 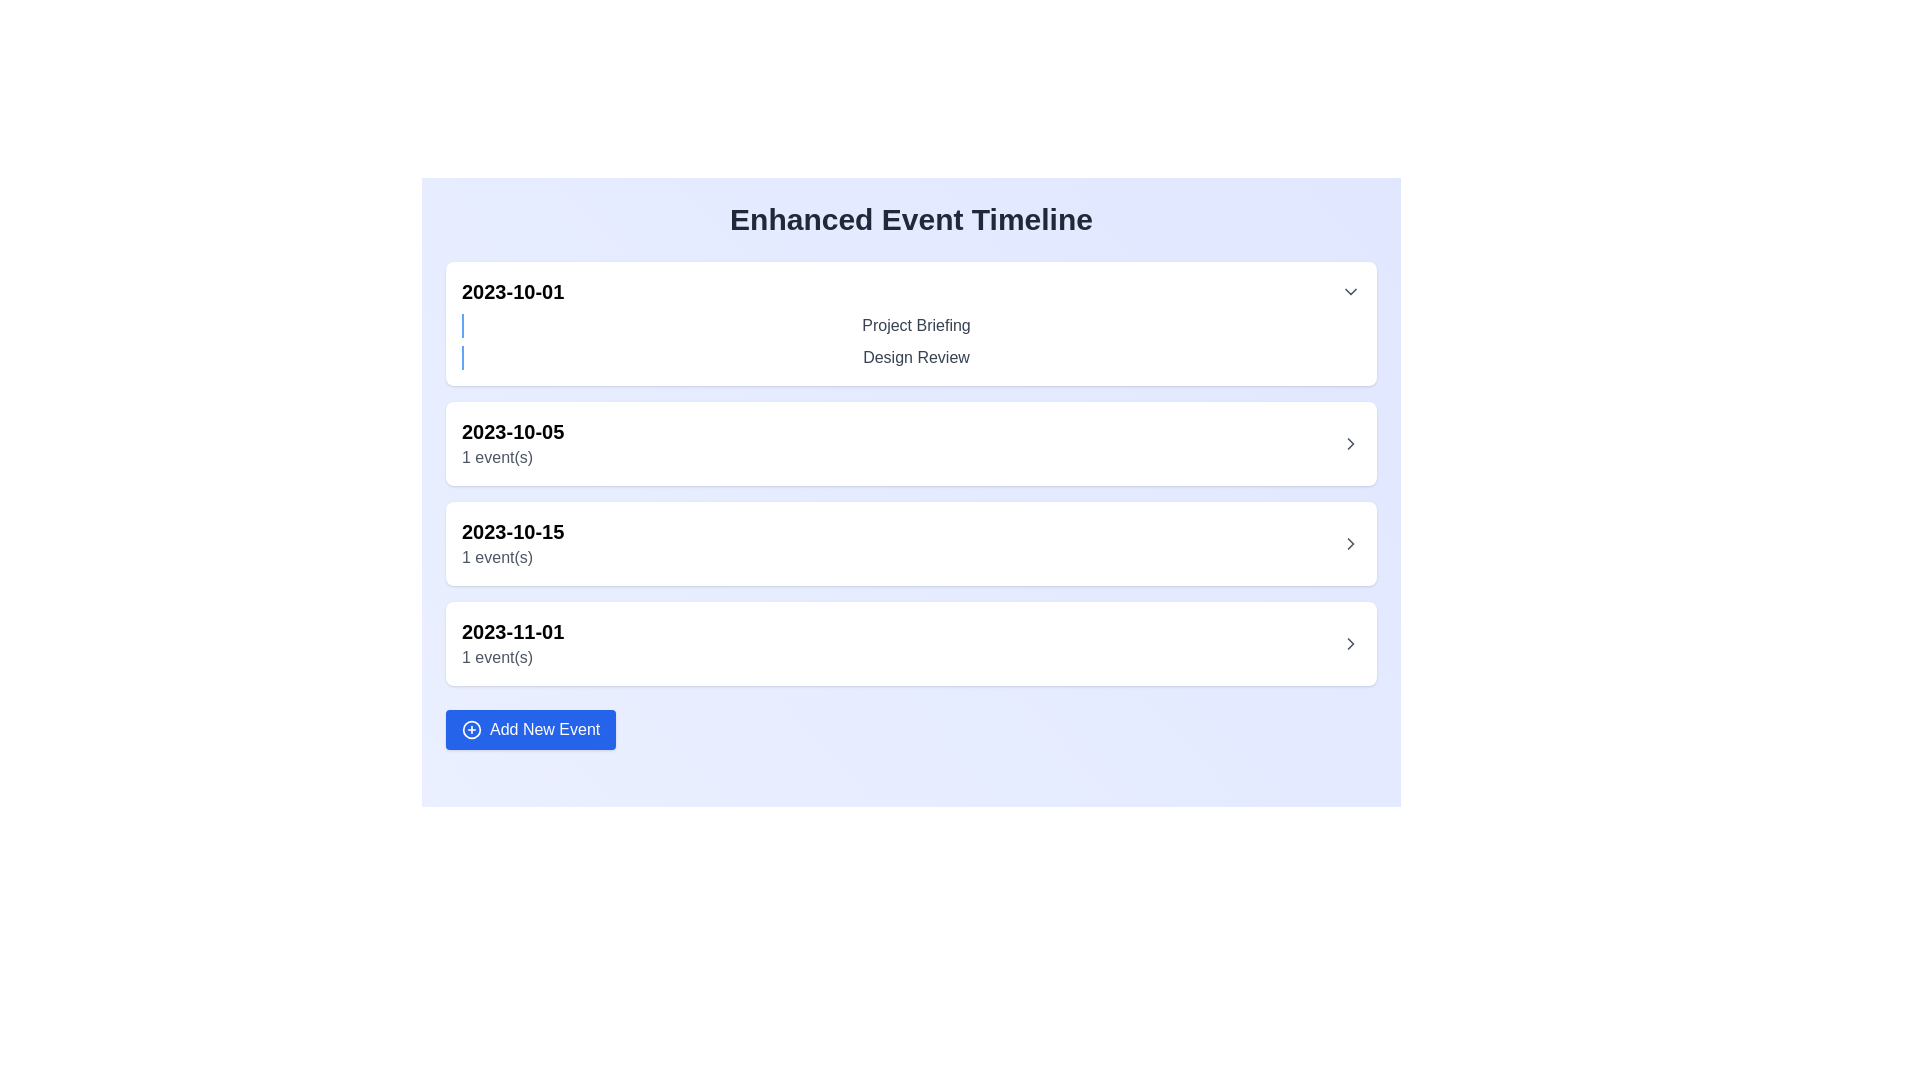 What do you see at coordinates (915, 325) in the screenshot?
I see `the text label that specifies the title of an event listed under the date heading '2023-10-01', located in the vertical timeline layout, preceding the 'Design Review' label` at bounding box center [915, 325].